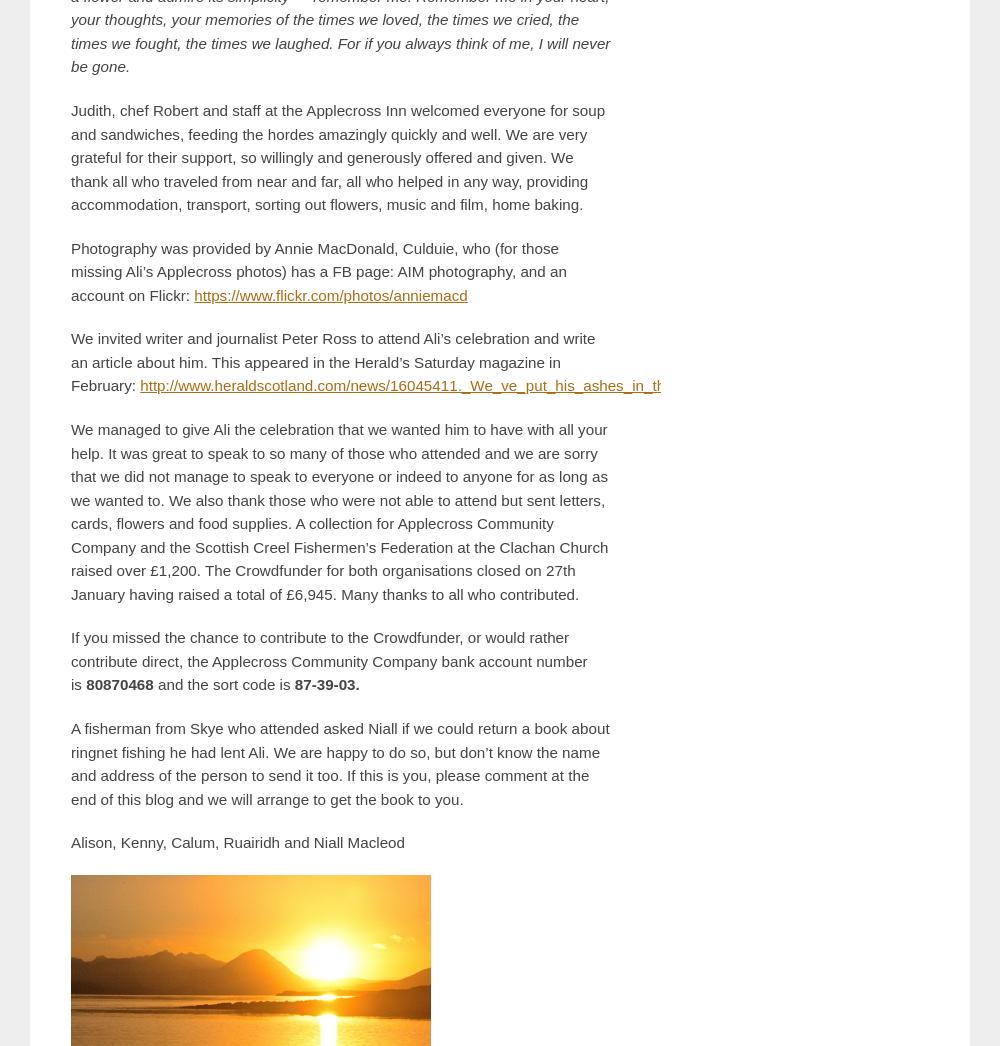  What do you see at coordinates (70, 841) in the screenshot?
I see `'Alison, Kenny, Calum, Ruairidh and Niall Macleod'` at bounding box center [70, 841].